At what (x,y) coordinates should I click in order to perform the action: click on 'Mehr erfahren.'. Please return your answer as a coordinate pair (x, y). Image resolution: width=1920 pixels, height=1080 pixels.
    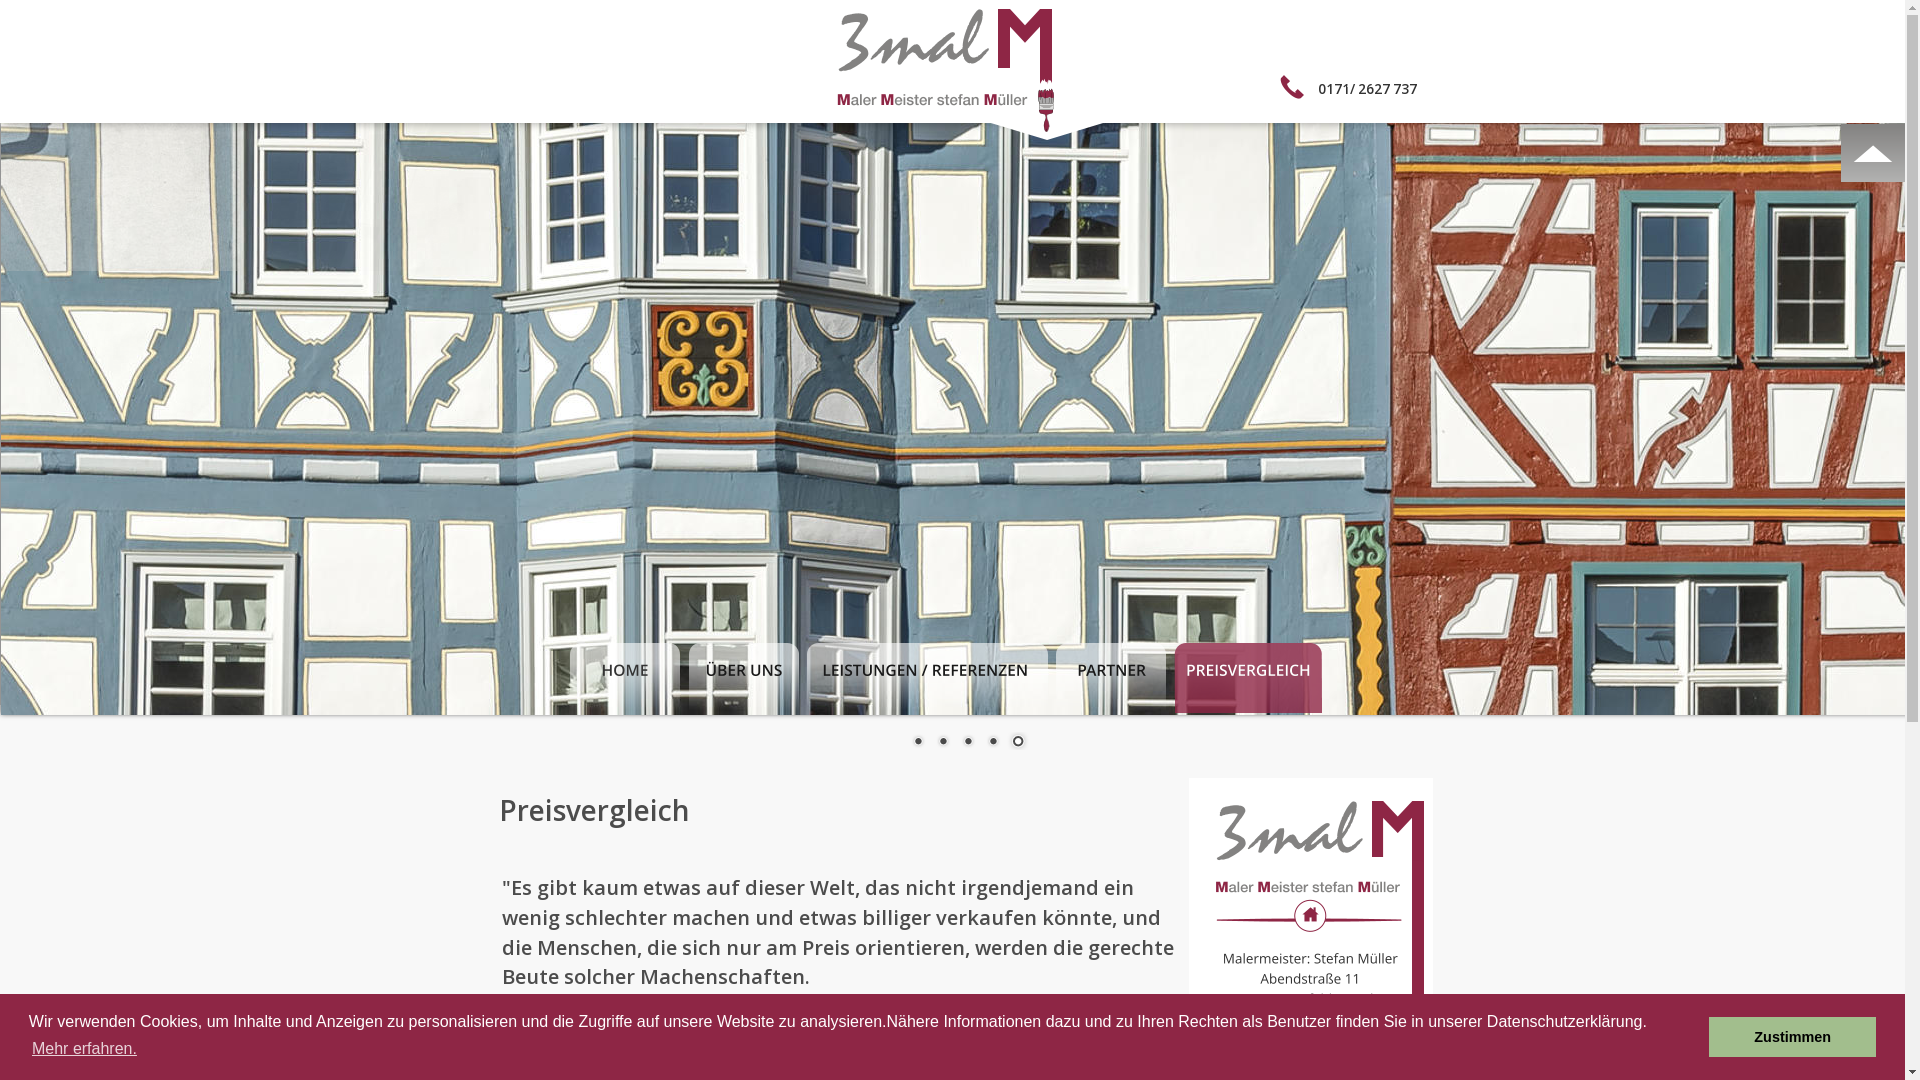
    Looking at the image, I should click on (28, 1048).